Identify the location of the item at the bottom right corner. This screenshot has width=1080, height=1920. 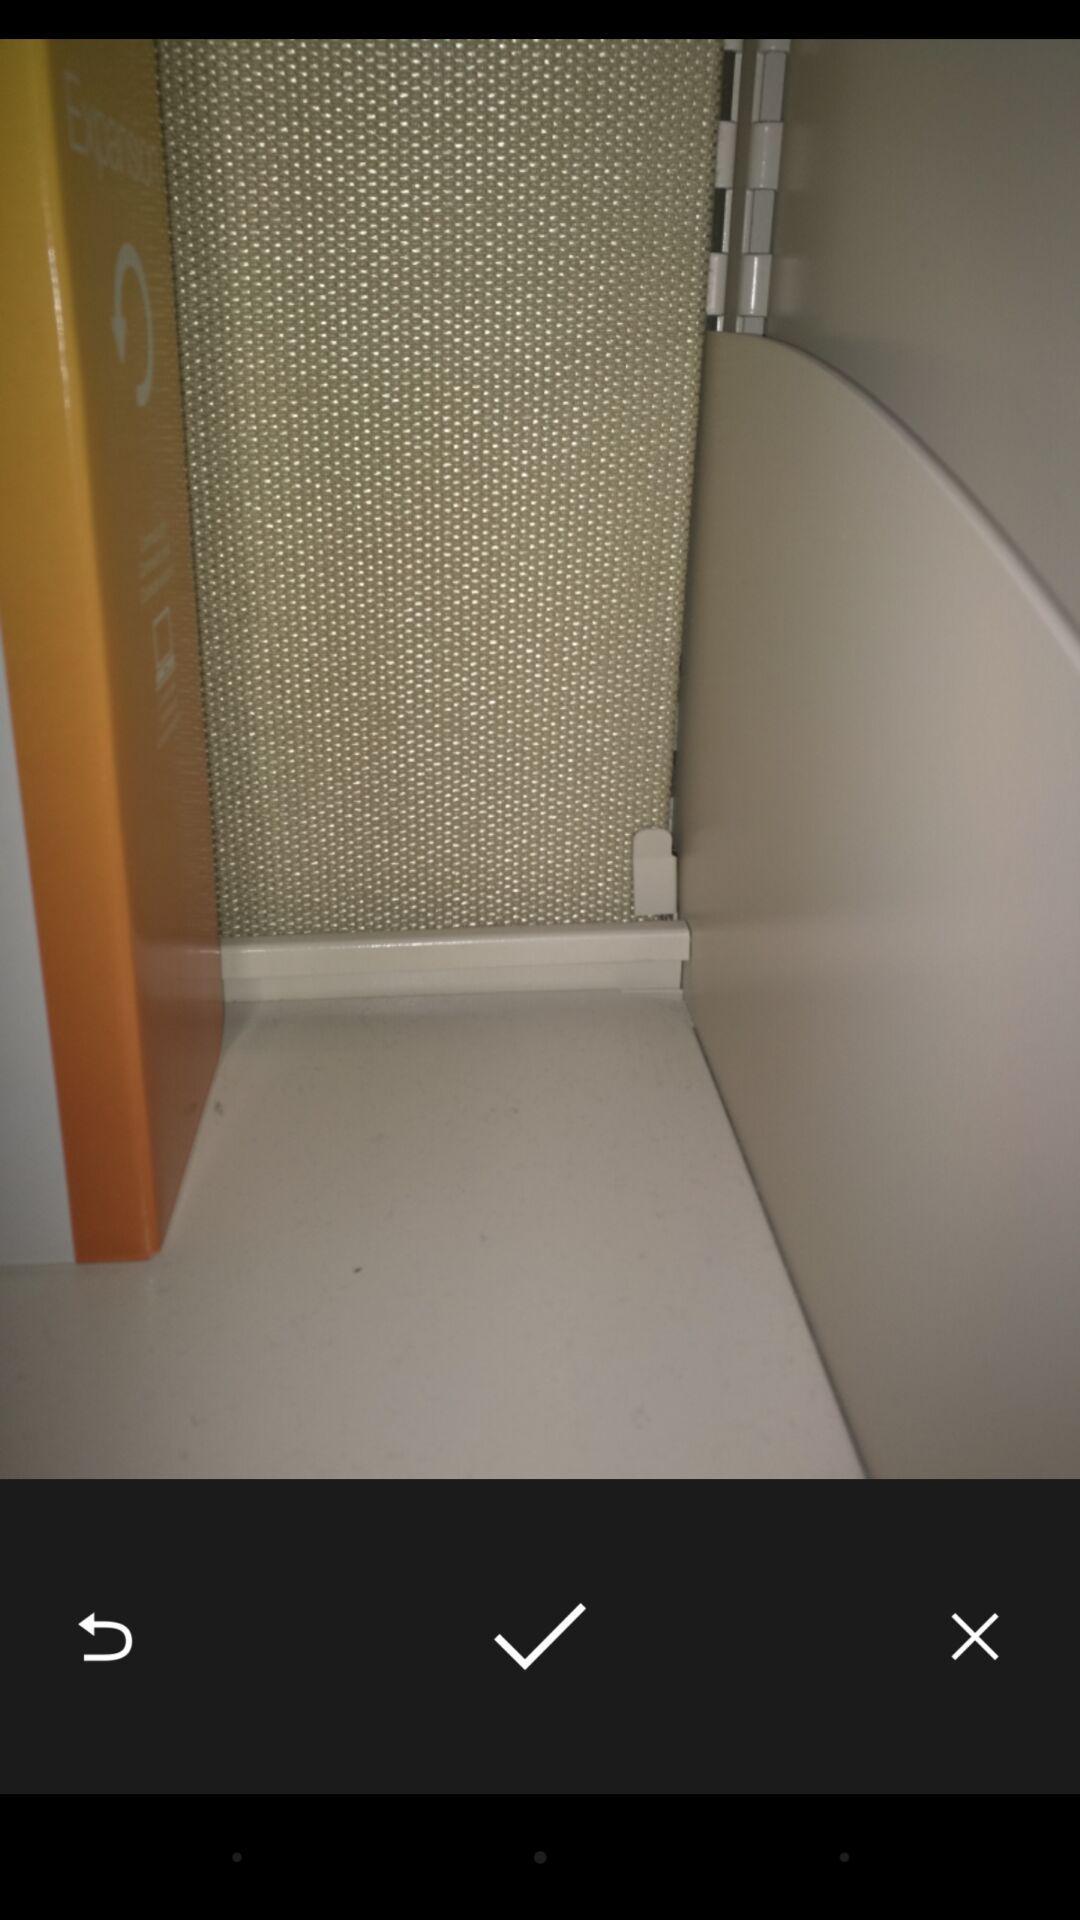
(974, 1636).